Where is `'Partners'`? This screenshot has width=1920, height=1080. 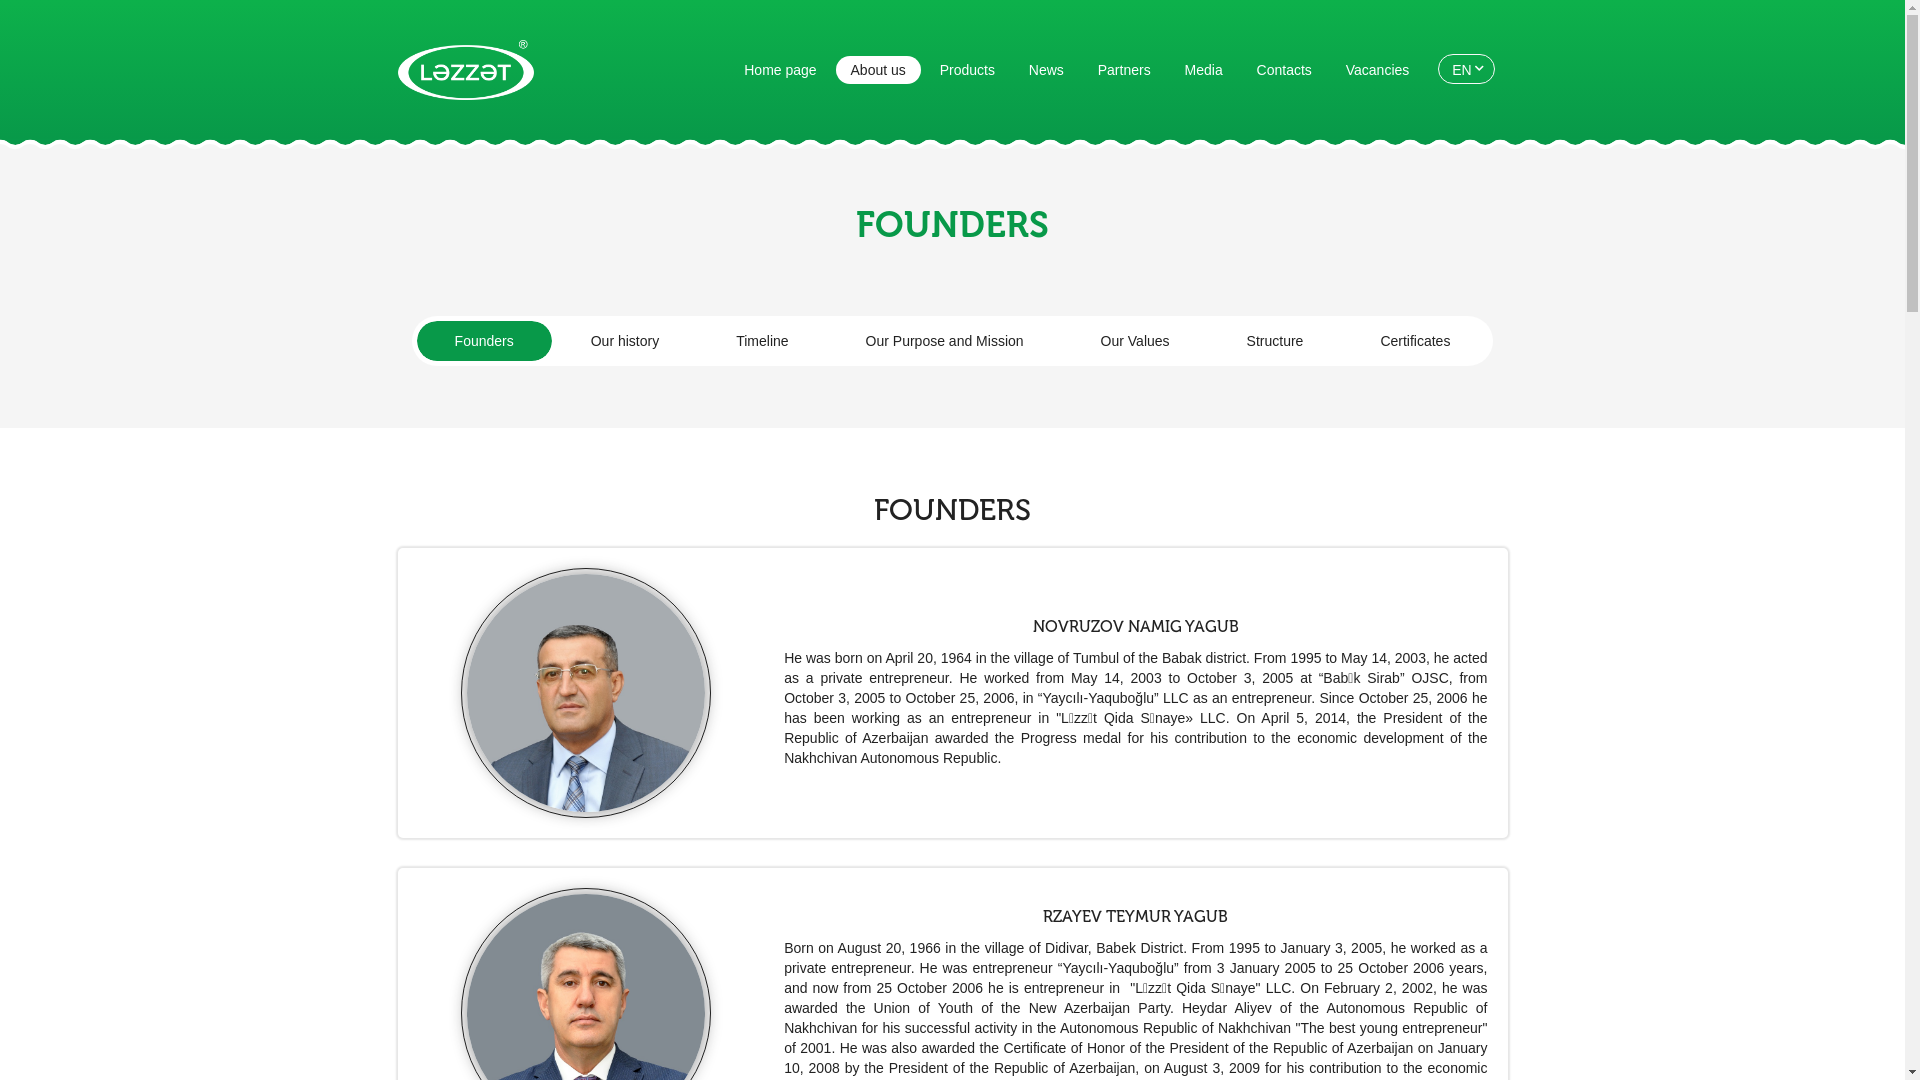
'Partners' is located at coordinates (1124, 68).